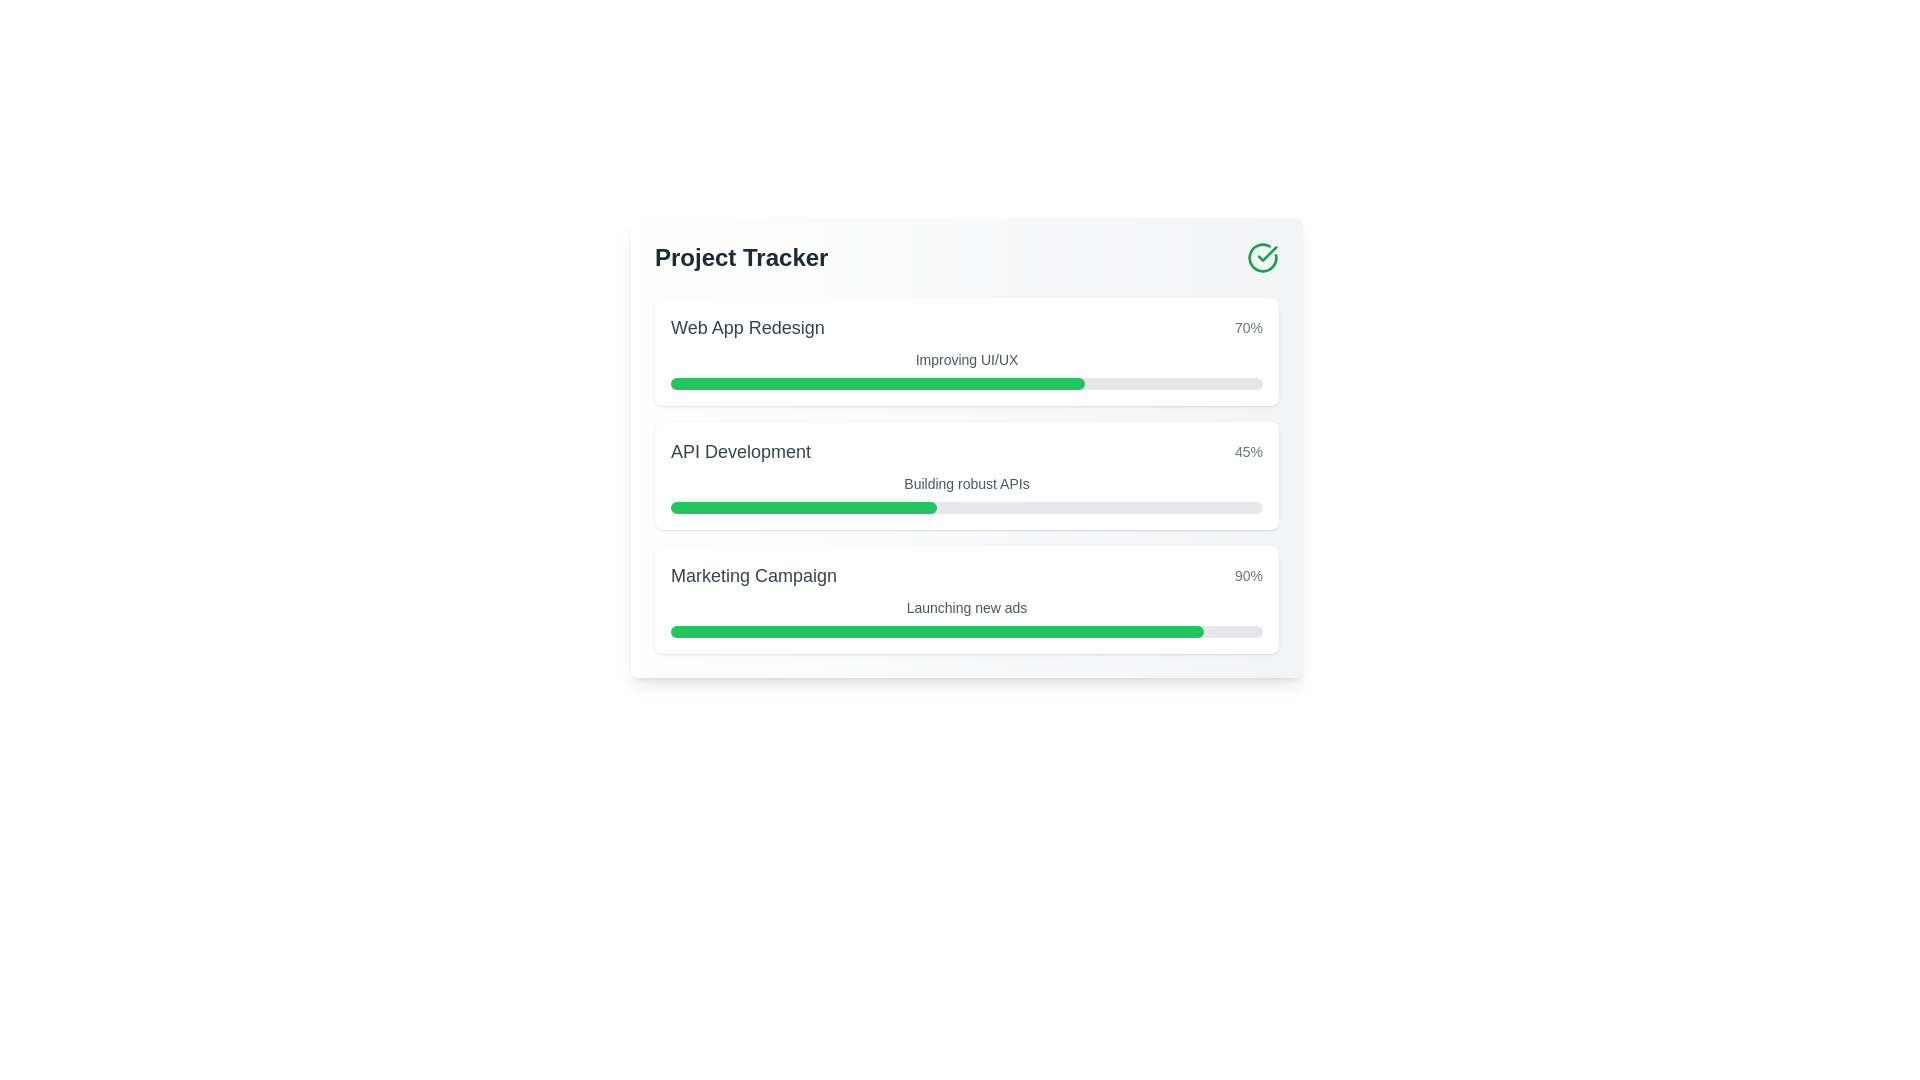 This screenshot has width=1920, height=1080. Describe the element at coordinates (878, 384) in the screenshot. I see `the Progress Bar Segment of the first progress bar in the 'Web App Redesign' section of the 'Project Tracker' card to visually inspect the completion percentage` at that location.